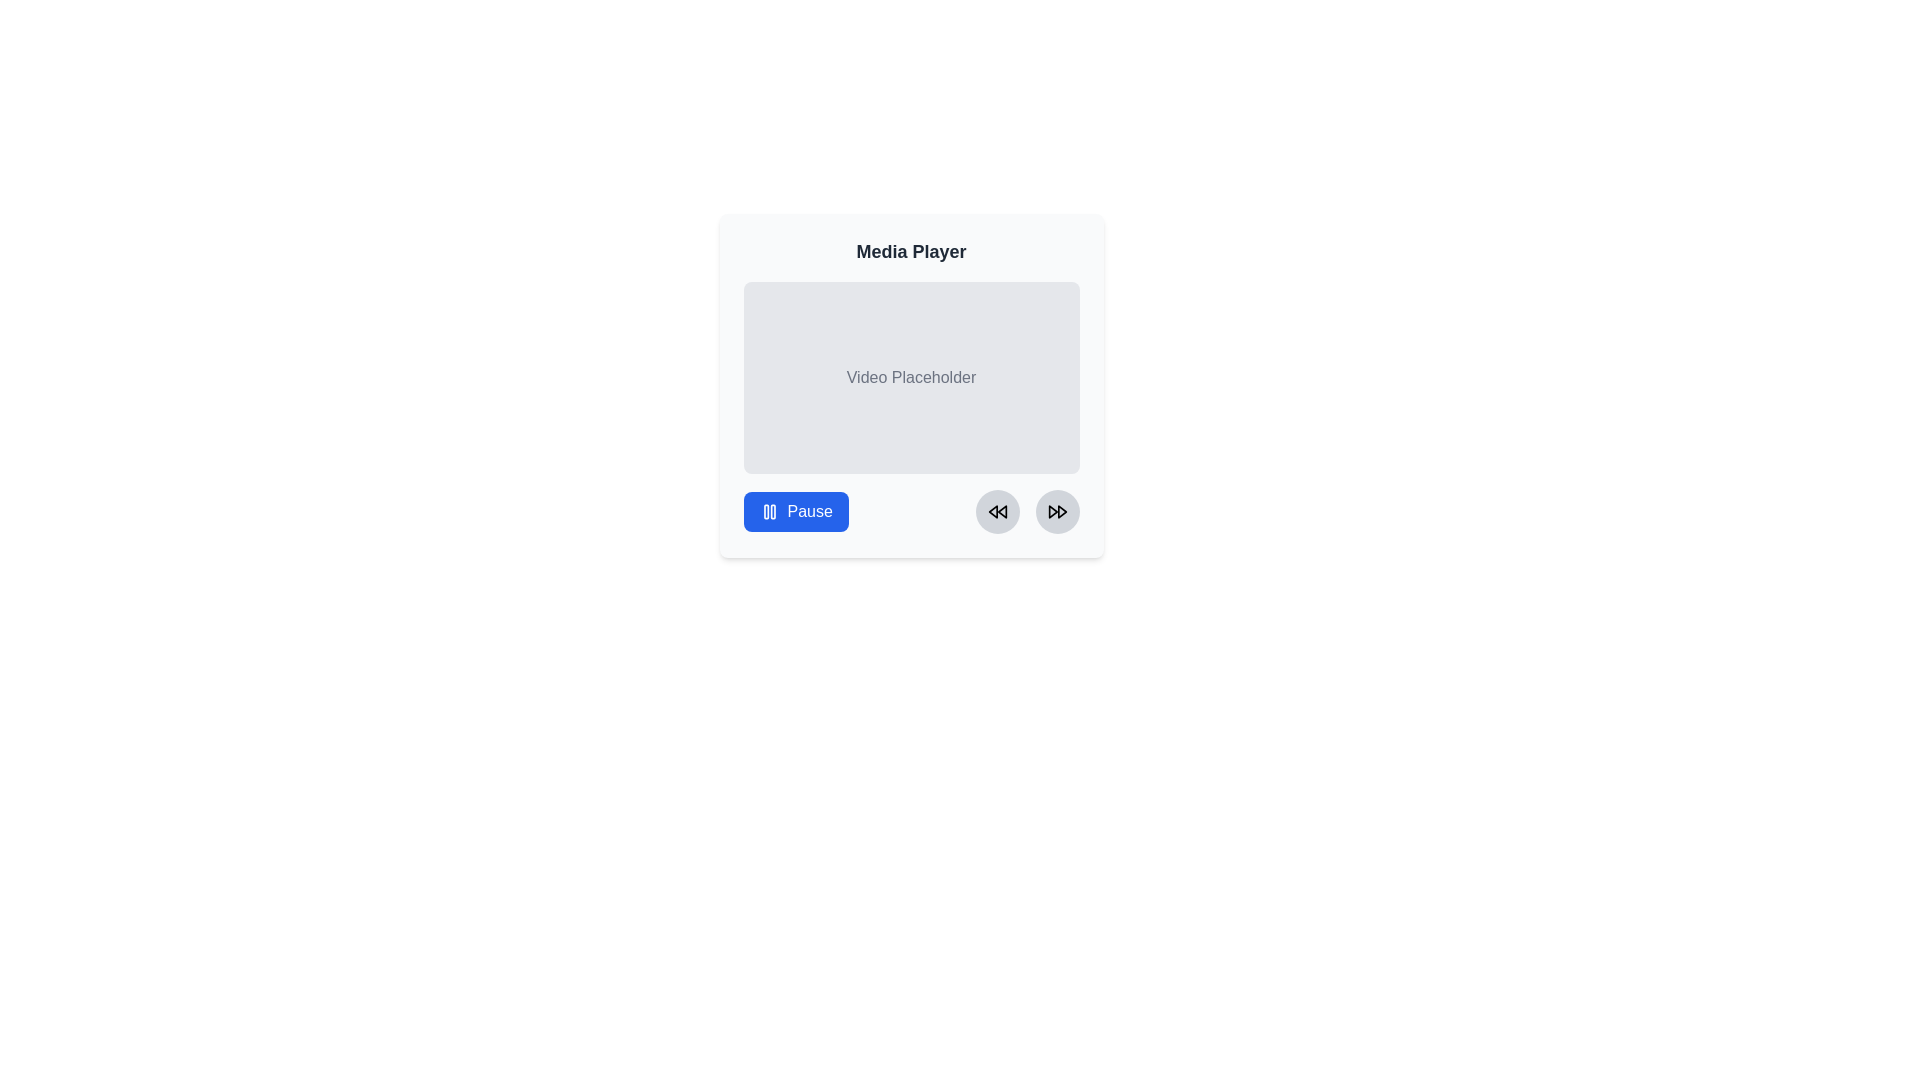 The image size is (1920, 1080). Describe the element at coordinates (1027, 511) in the screenshot. I see `the group of circular buttons for fast-rewind and fast-forward navigation, located centrally beneath the media playback area of the media player` at that location.